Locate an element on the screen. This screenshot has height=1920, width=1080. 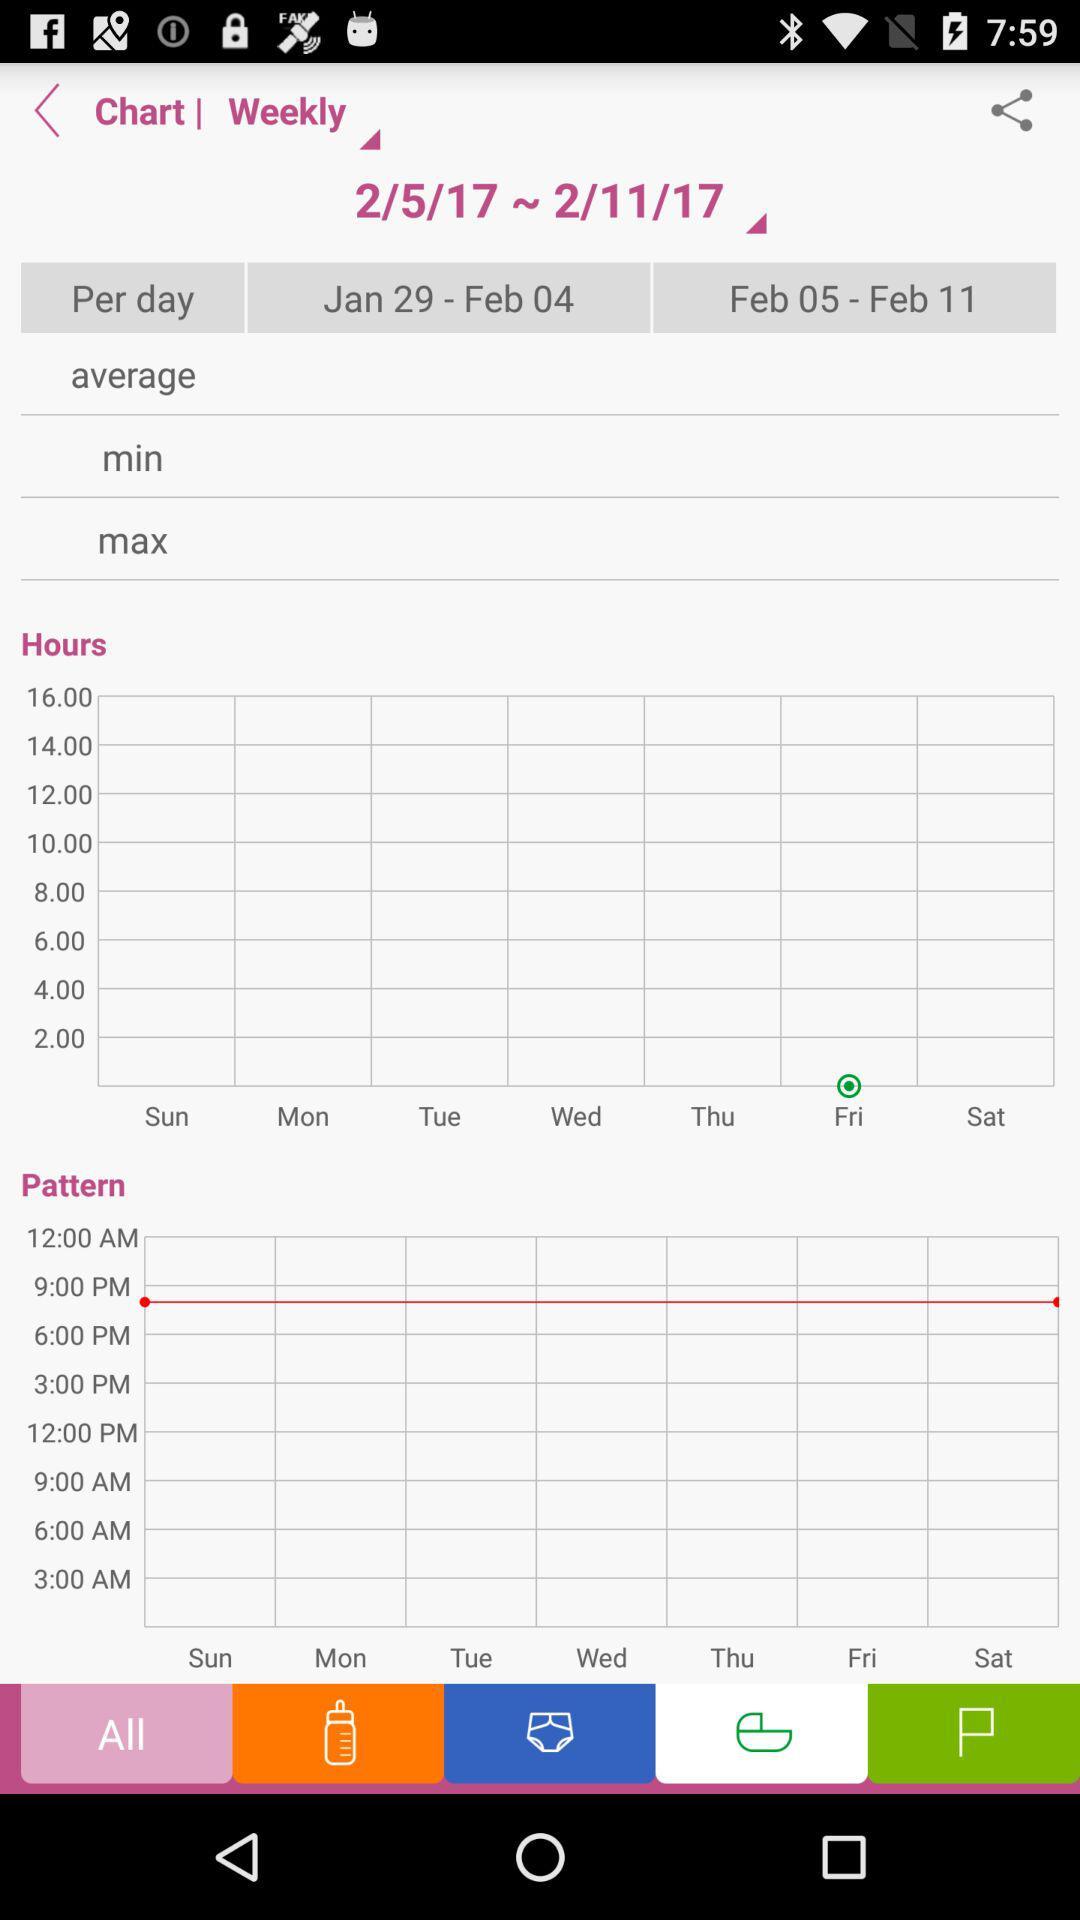
make note that baby ate is located at coordinates (337, 1737).